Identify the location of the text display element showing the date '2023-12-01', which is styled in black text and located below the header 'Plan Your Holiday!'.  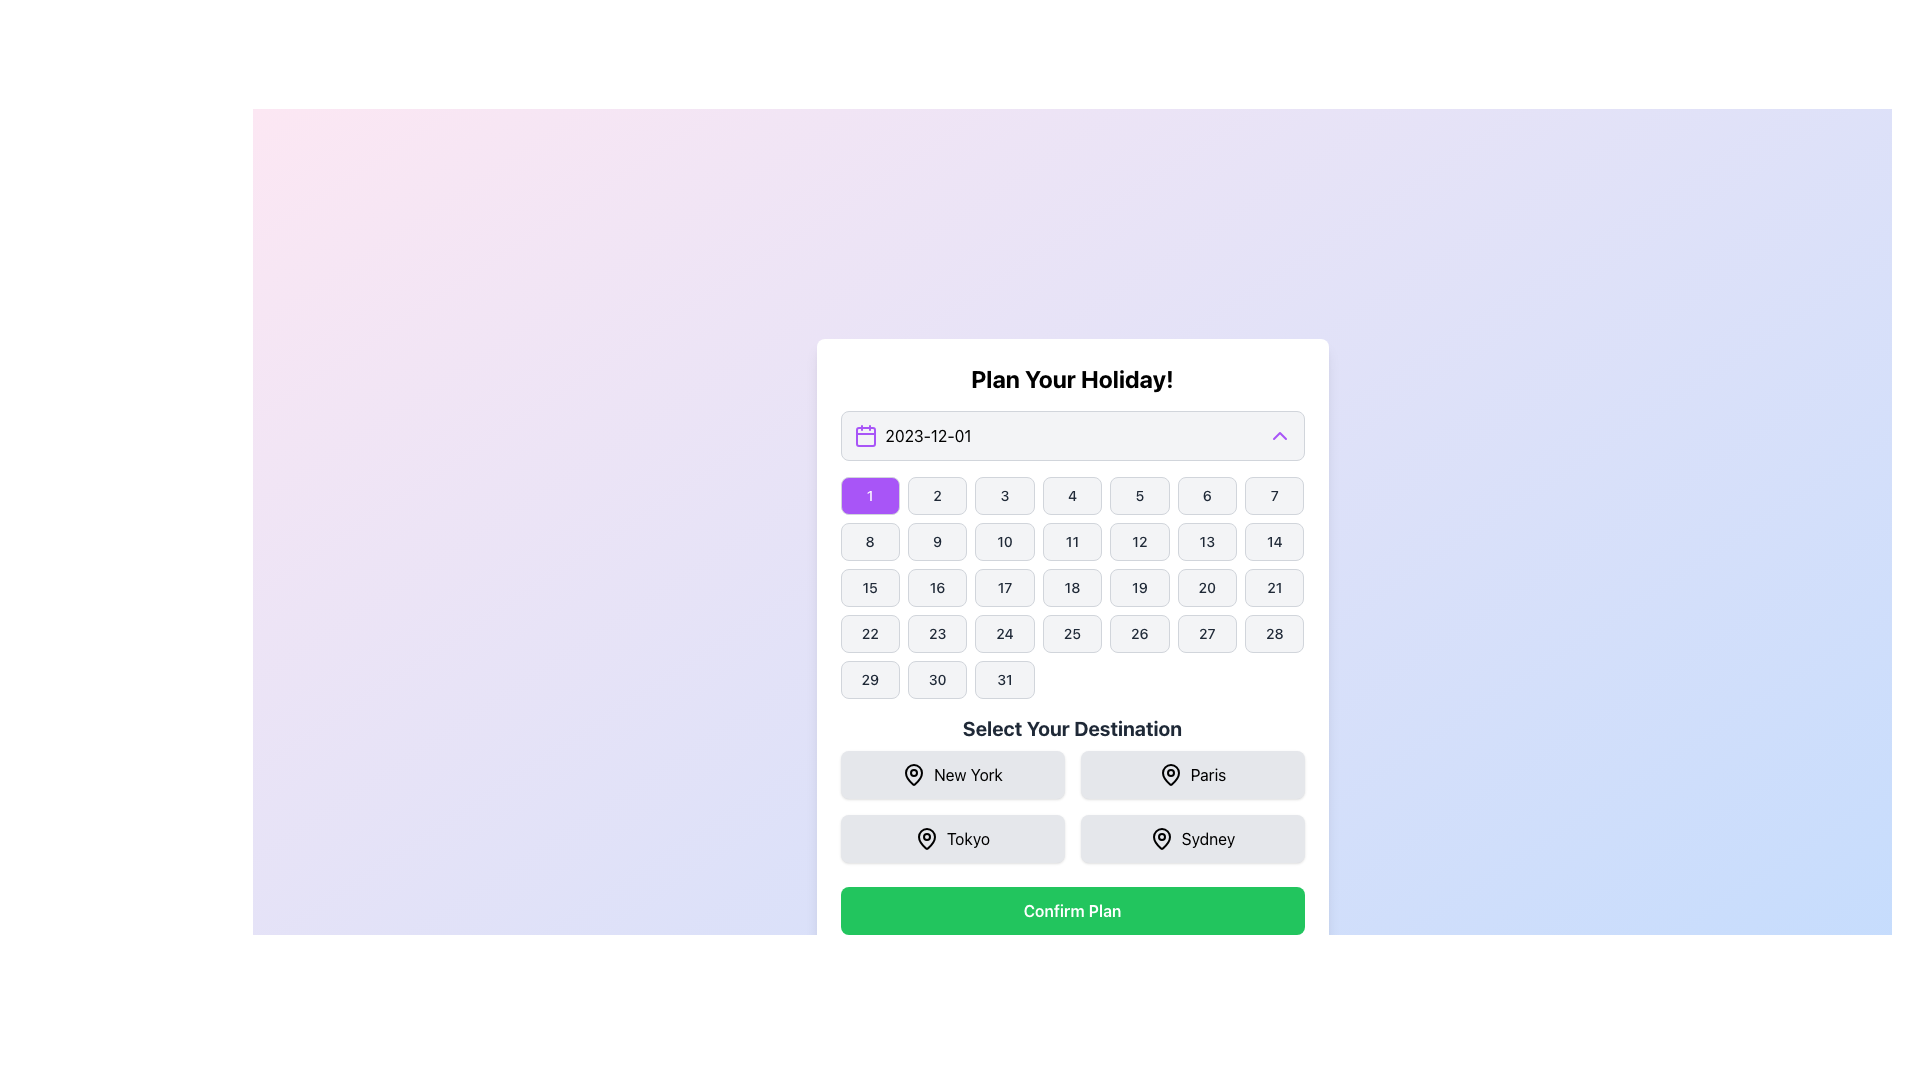
(911, 434).